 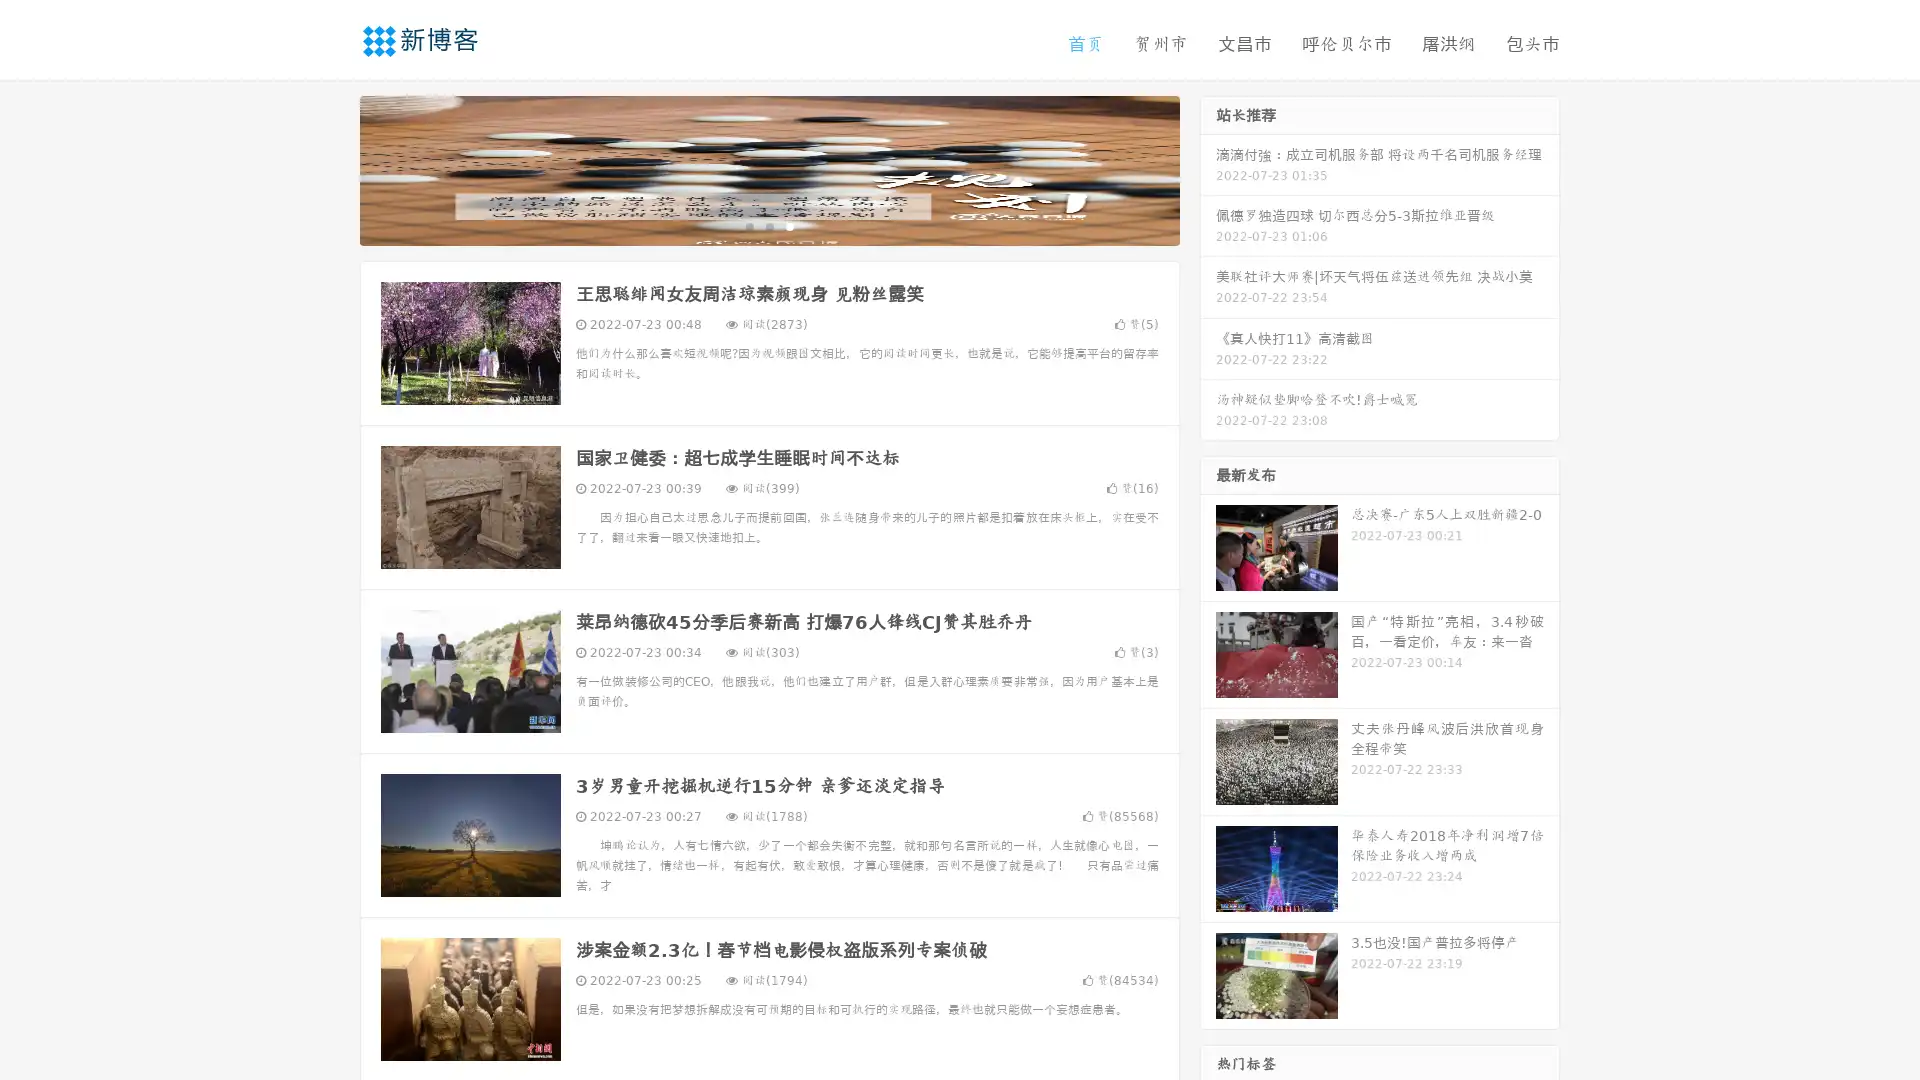 I want to click on Go to slide 1, so click(x=748, y=225).